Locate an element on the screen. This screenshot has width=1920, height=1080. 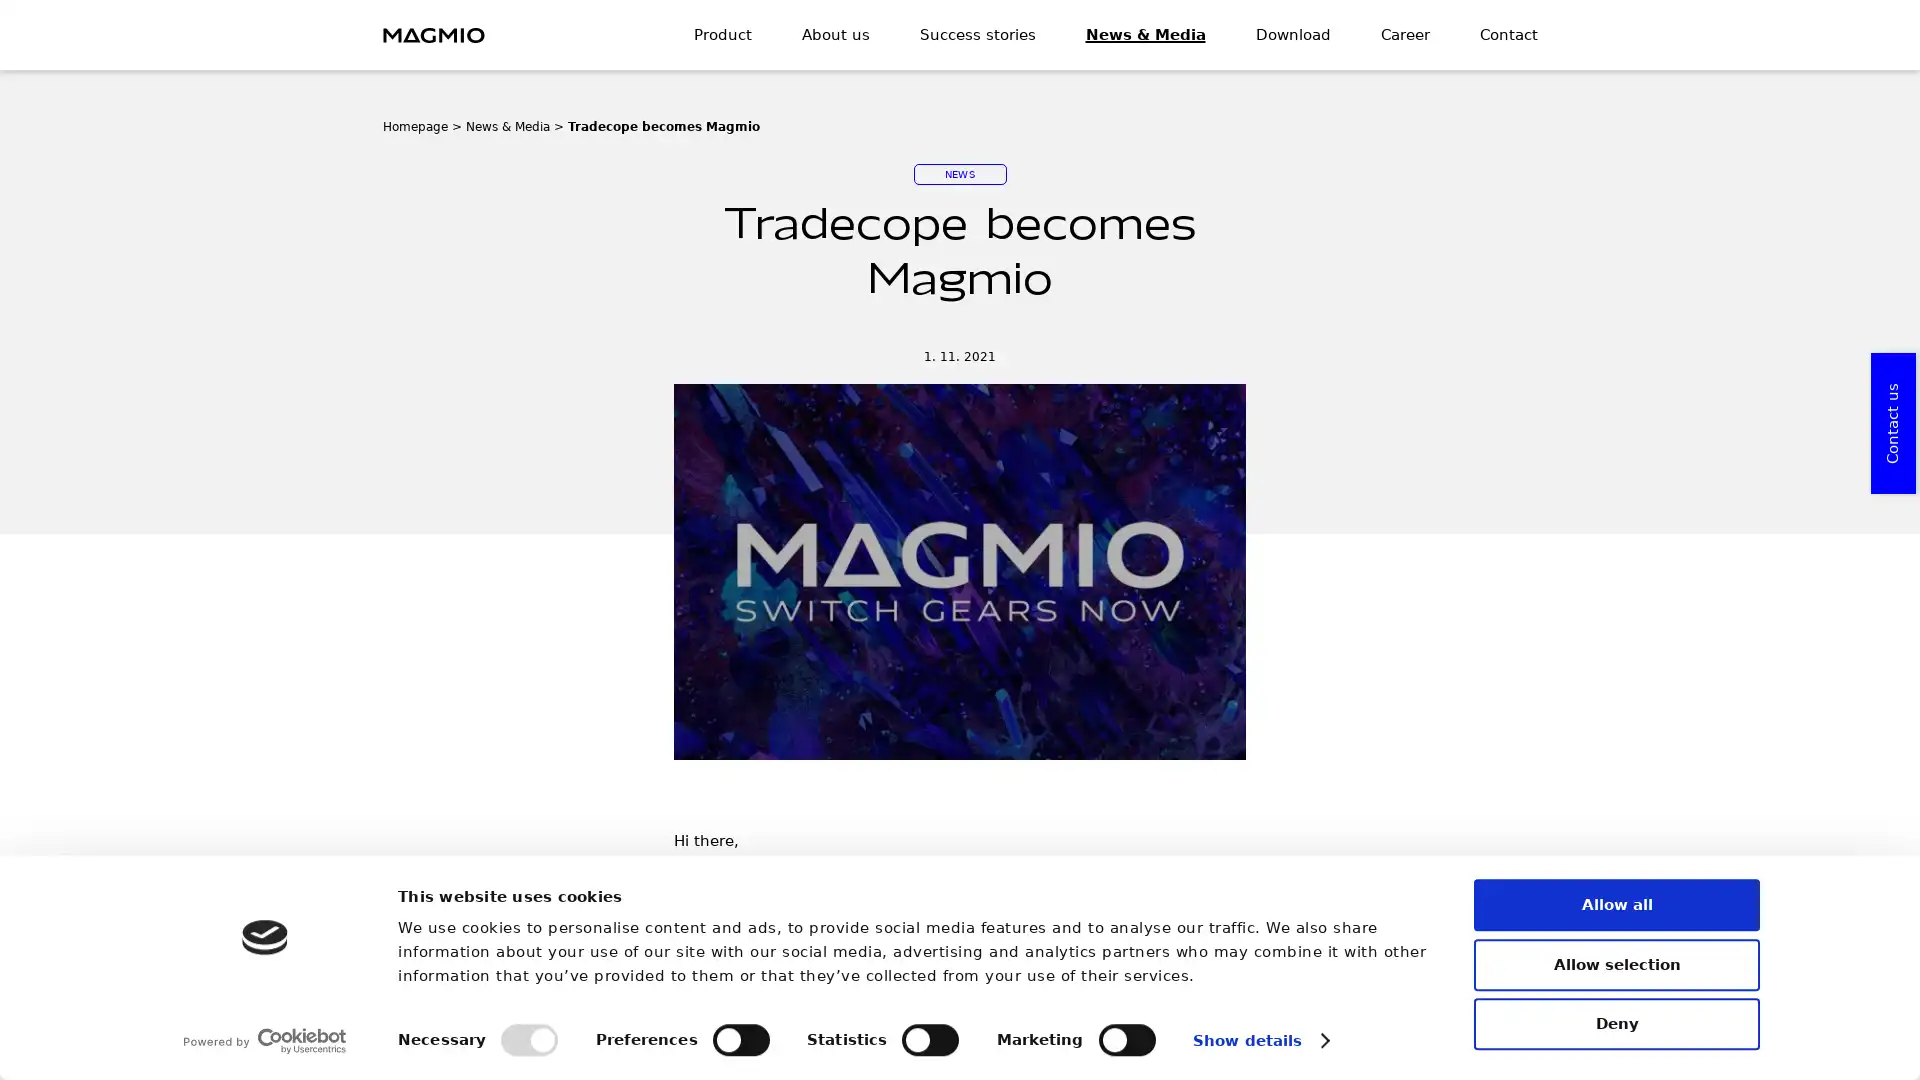
Sign up is located at coordinates (1172, 772).